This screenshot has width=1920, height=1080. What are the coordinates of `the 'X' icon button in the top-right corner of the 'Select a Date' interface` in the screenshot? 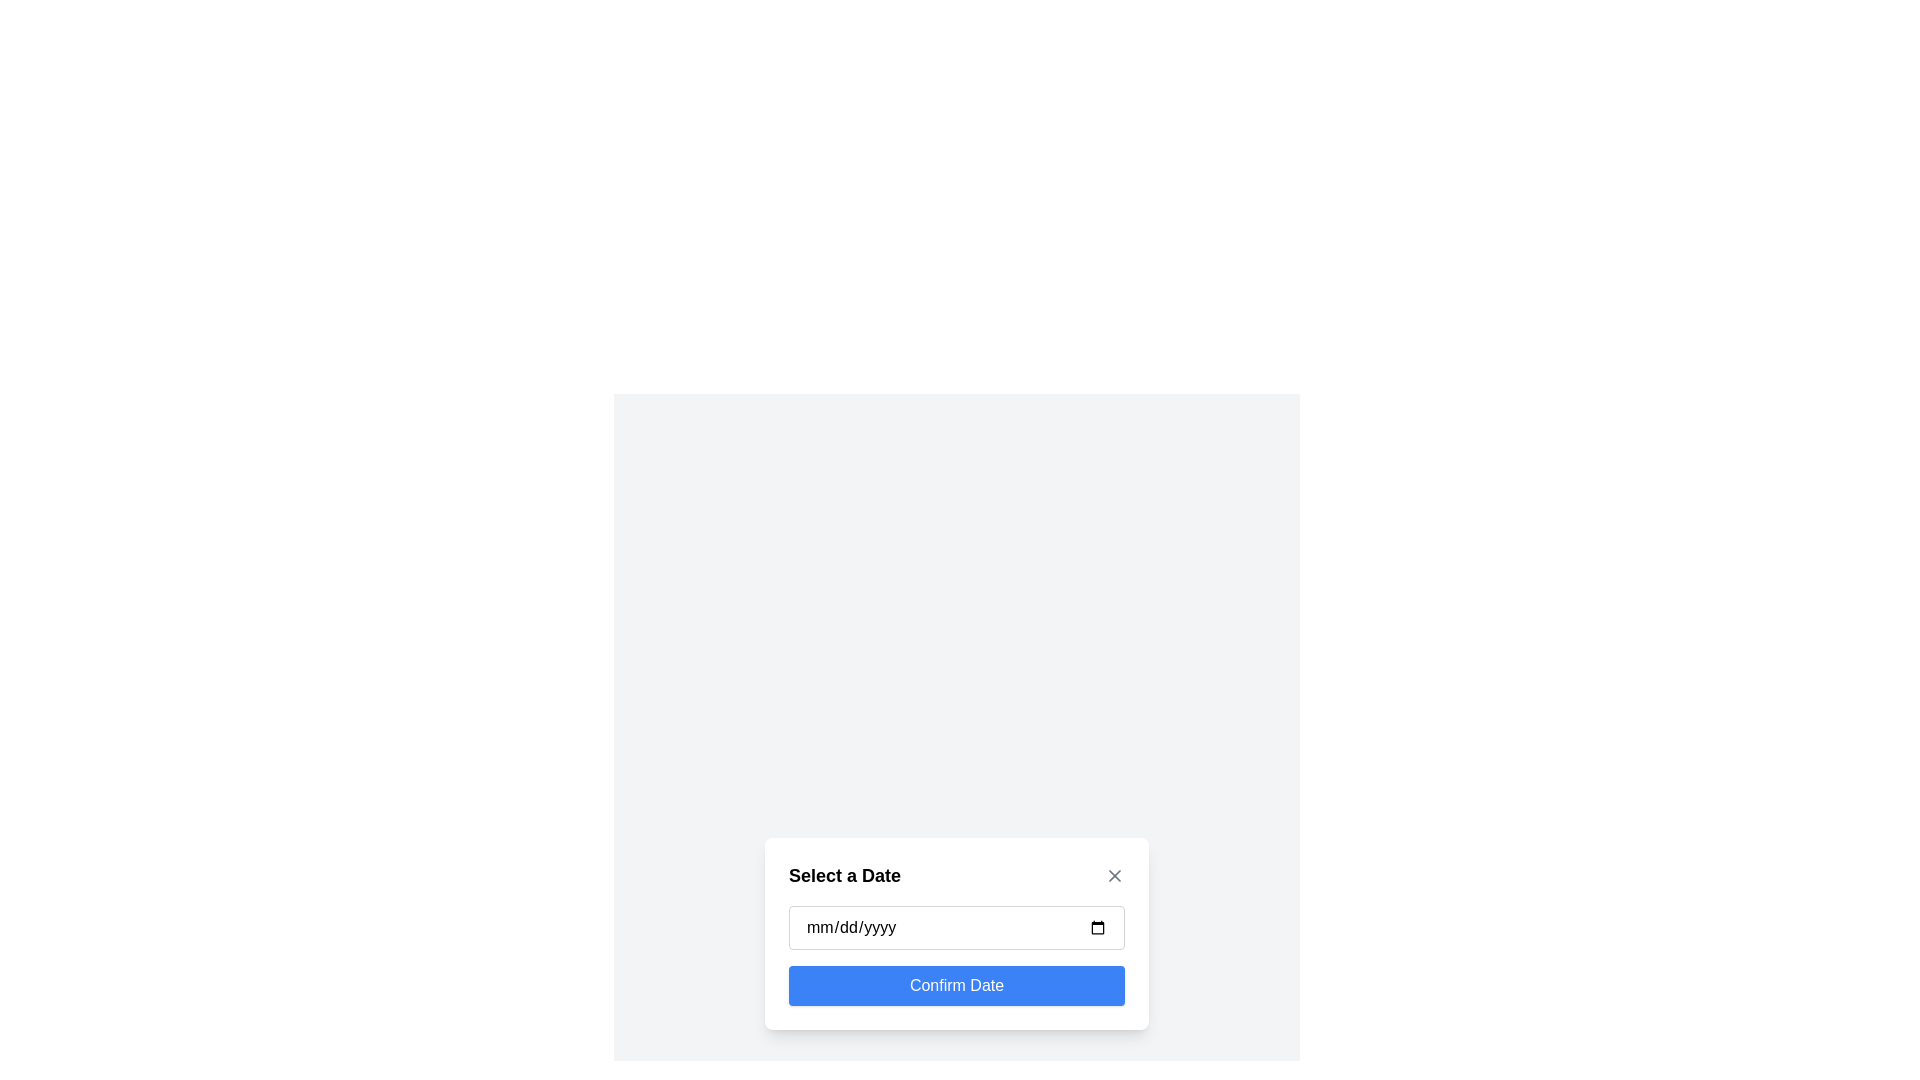 It's located at (1113, 874).